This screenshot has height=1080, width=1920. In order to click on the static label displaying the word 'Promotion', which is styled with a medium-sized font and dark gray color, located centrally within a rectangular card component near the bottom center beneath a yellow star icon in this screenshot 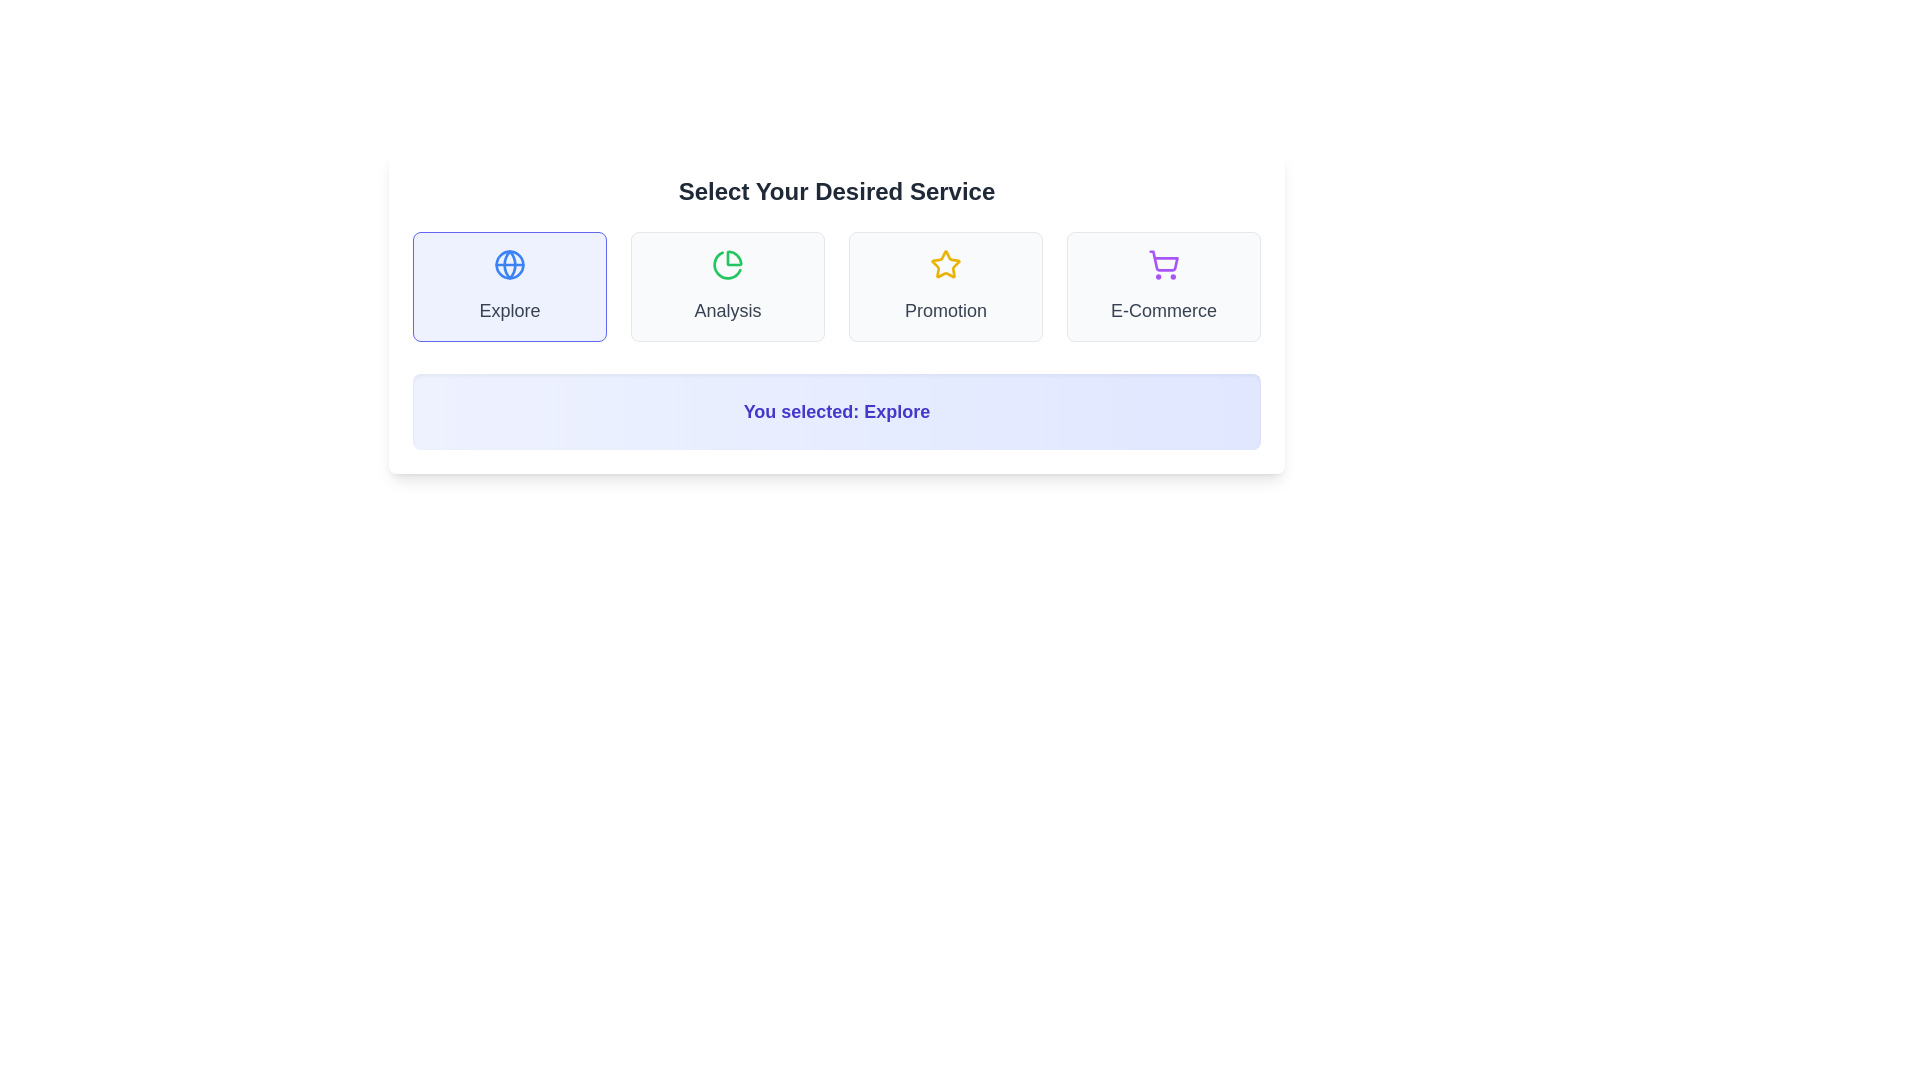, I will do `click(944, 311)`.